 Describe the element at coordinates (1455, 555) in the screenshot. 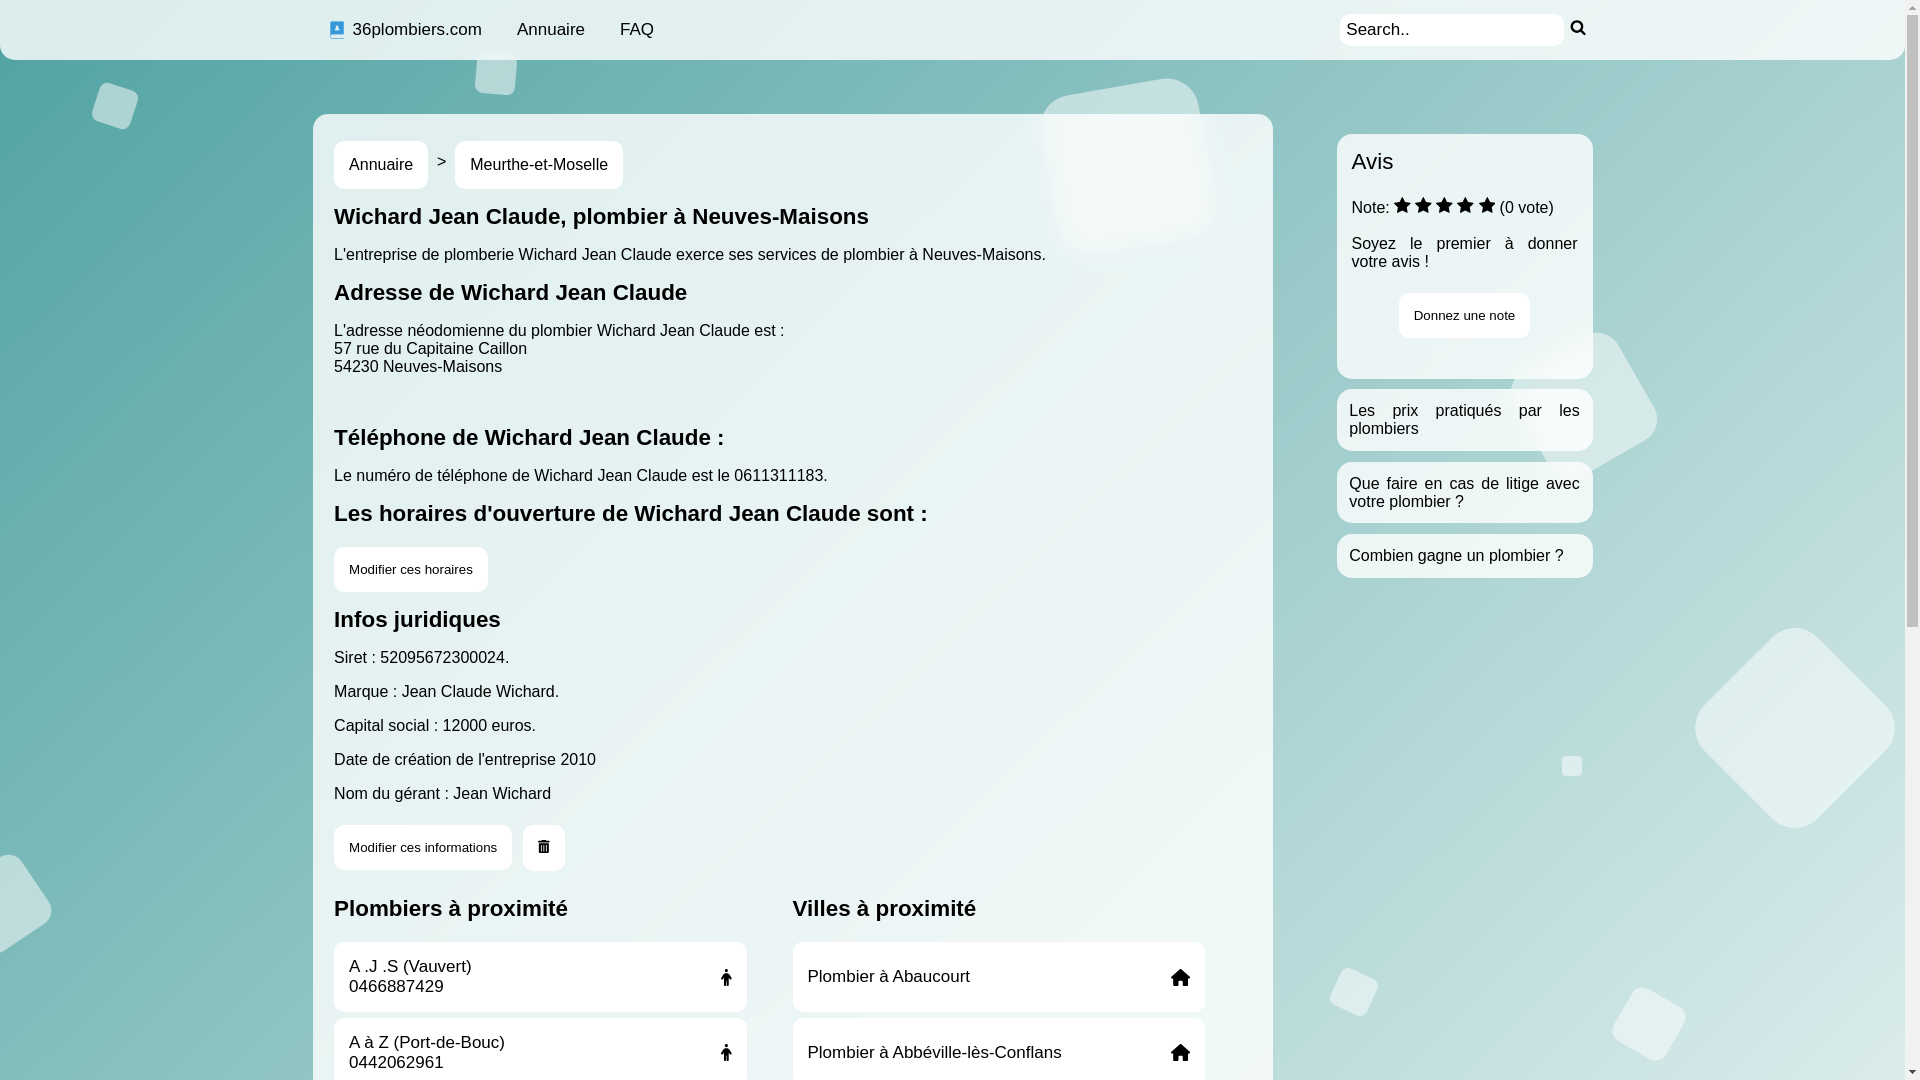

I see `'Combien gagne un plombier ?'` at that location.